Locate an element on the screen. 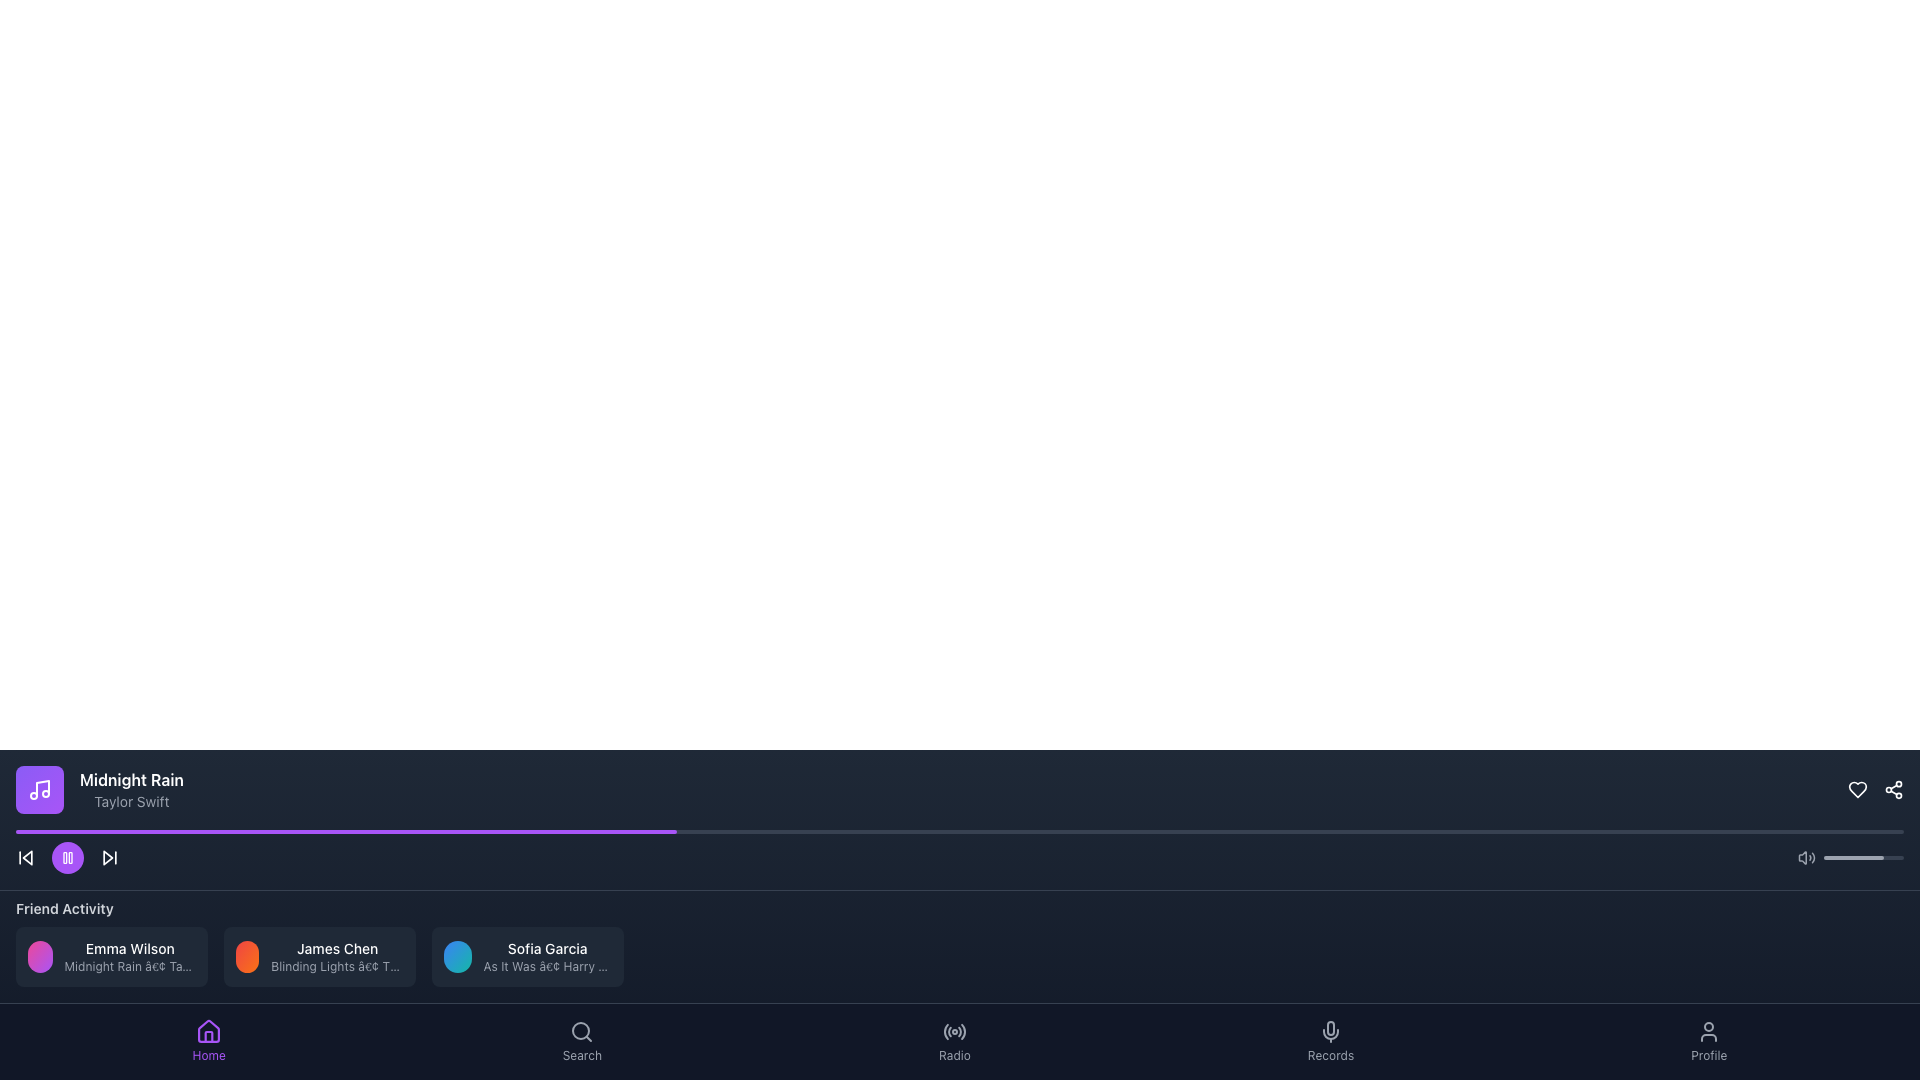 The width and height of the screenshot is (1920, 1080). the pause icon button, which is visually represented as two vertical bars within a circular button with a purple gradient, located in the central portion of the music player control bar is located at coordinates (67, 856).